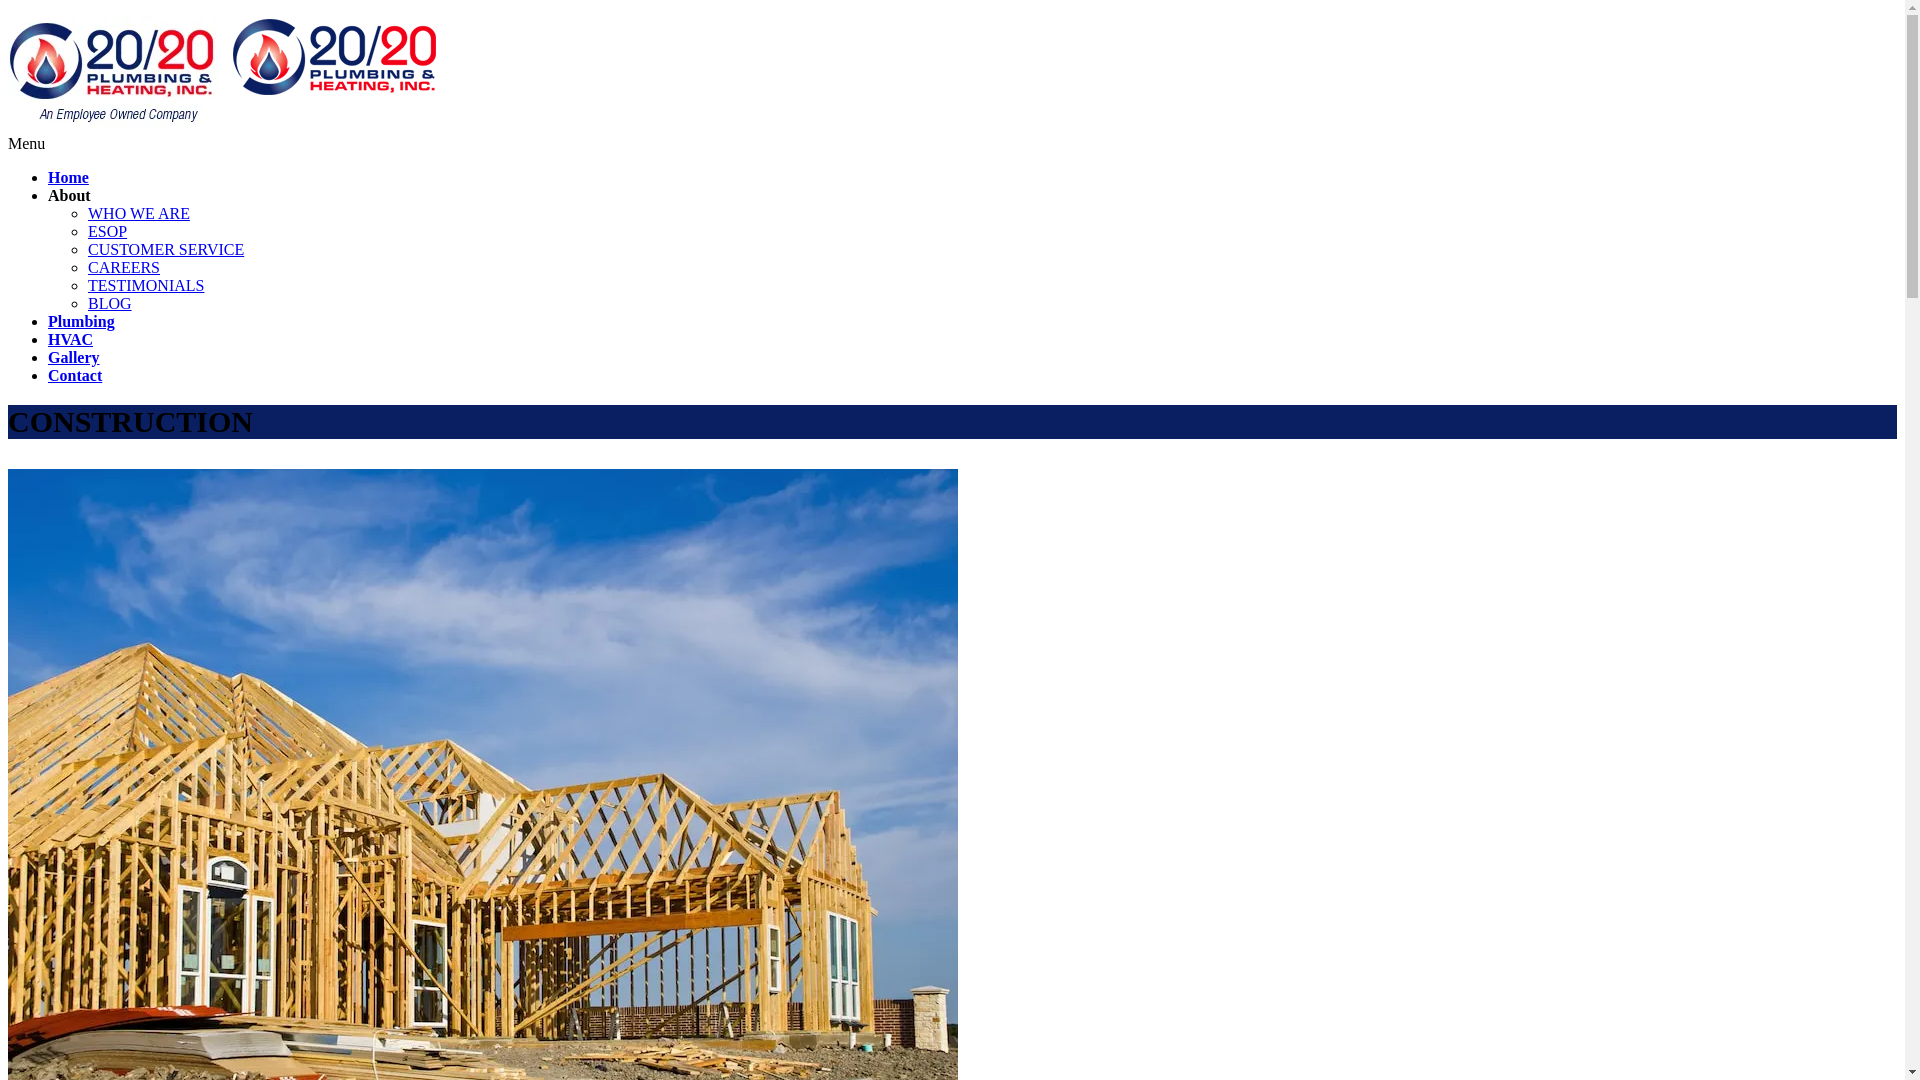  What do you see at coordinates (75, 375) in the screenshot?
I see `'Contact'` at bounding box center [75, 375].